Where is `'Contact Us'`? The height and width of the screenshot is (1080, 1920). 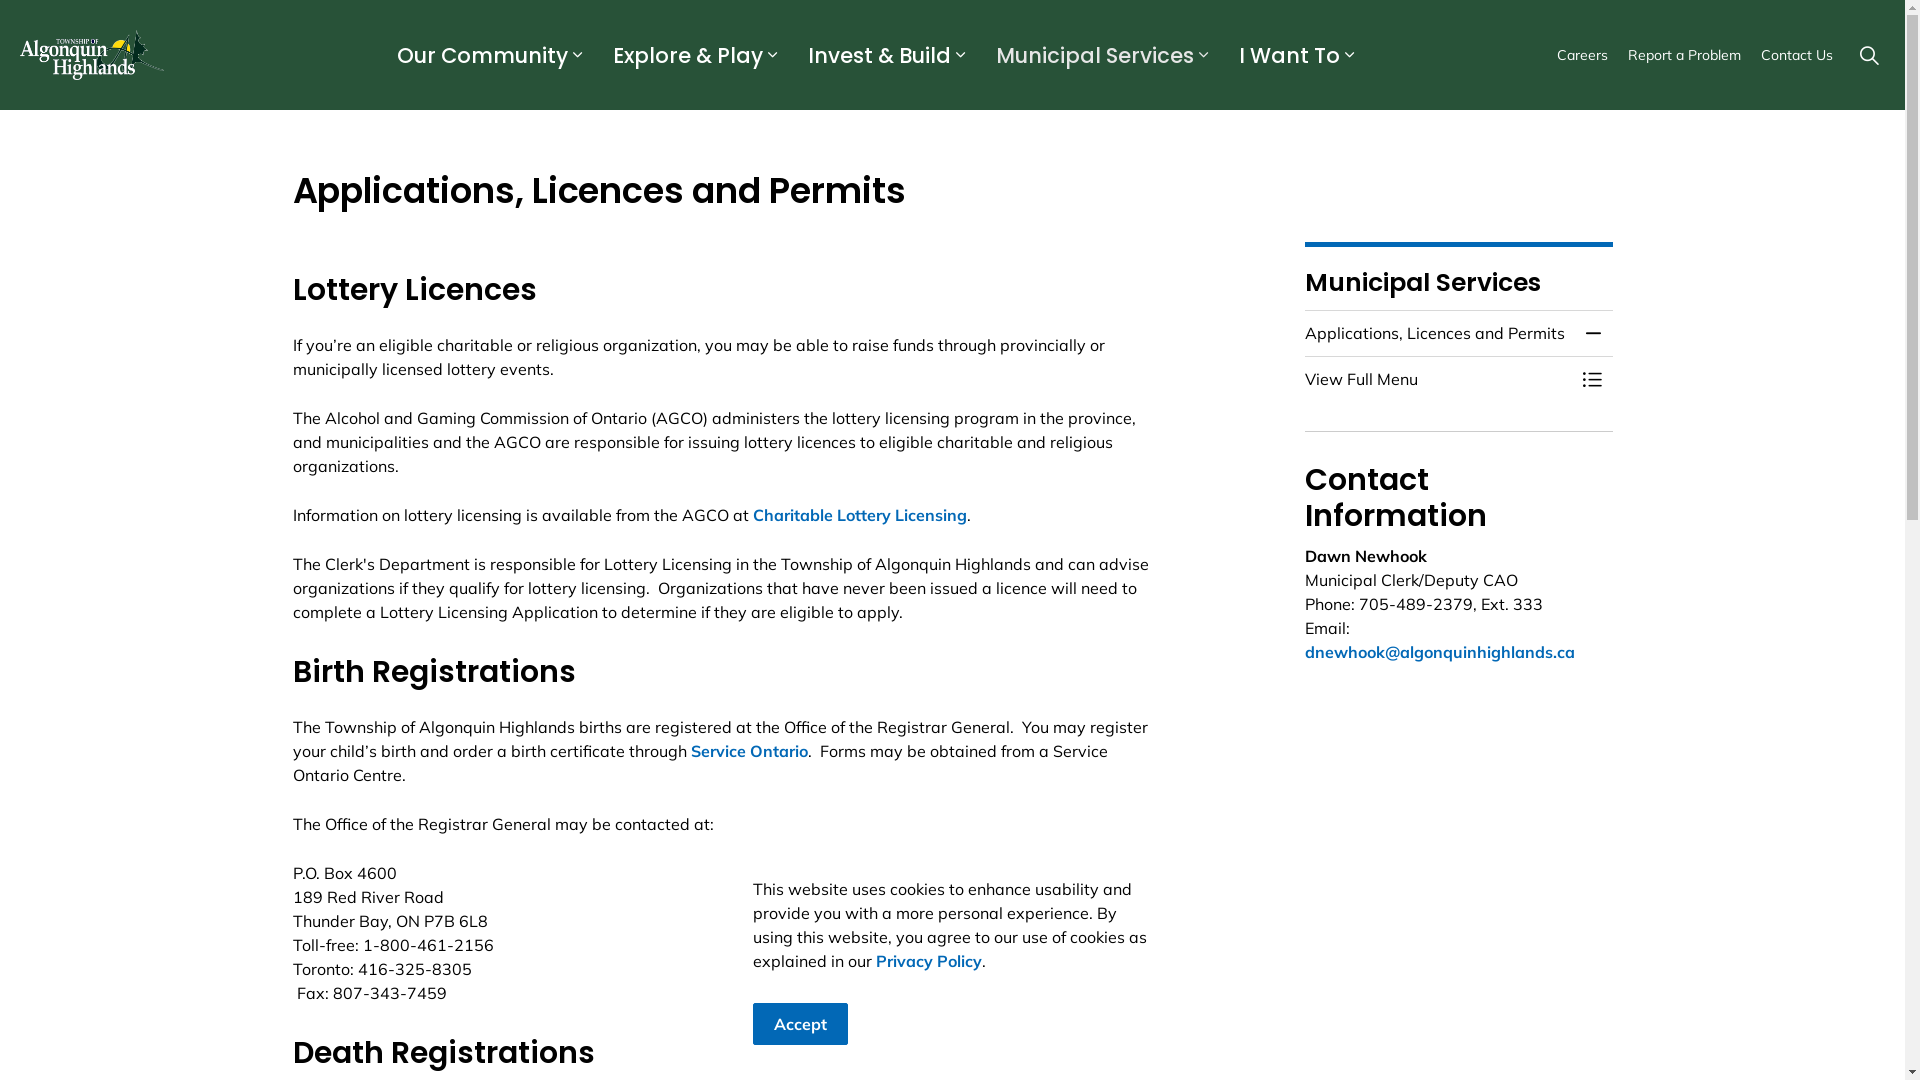
'Contact Us' is located at coordinates (1796, 53).